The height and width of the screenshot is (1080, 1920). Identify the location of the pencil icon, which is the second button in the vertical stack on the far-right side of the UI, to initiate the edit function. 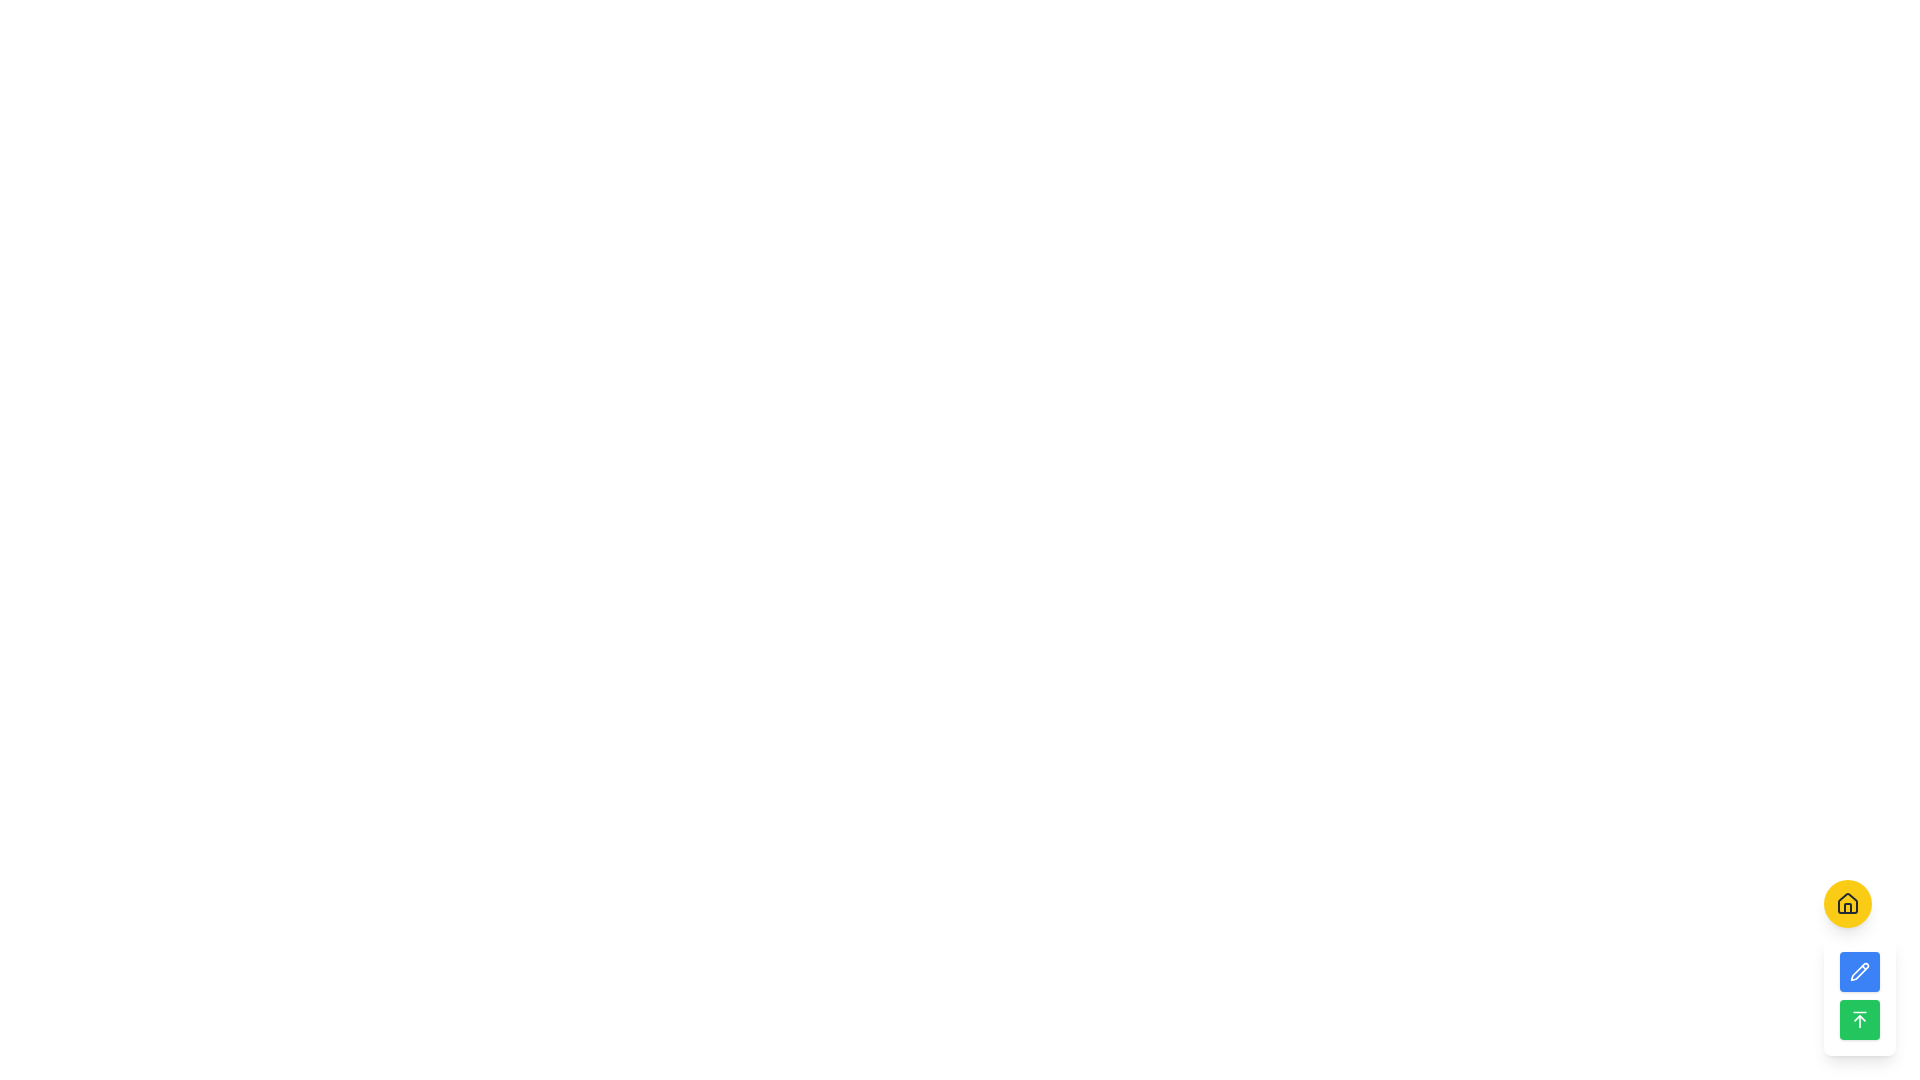
(1859, 970).